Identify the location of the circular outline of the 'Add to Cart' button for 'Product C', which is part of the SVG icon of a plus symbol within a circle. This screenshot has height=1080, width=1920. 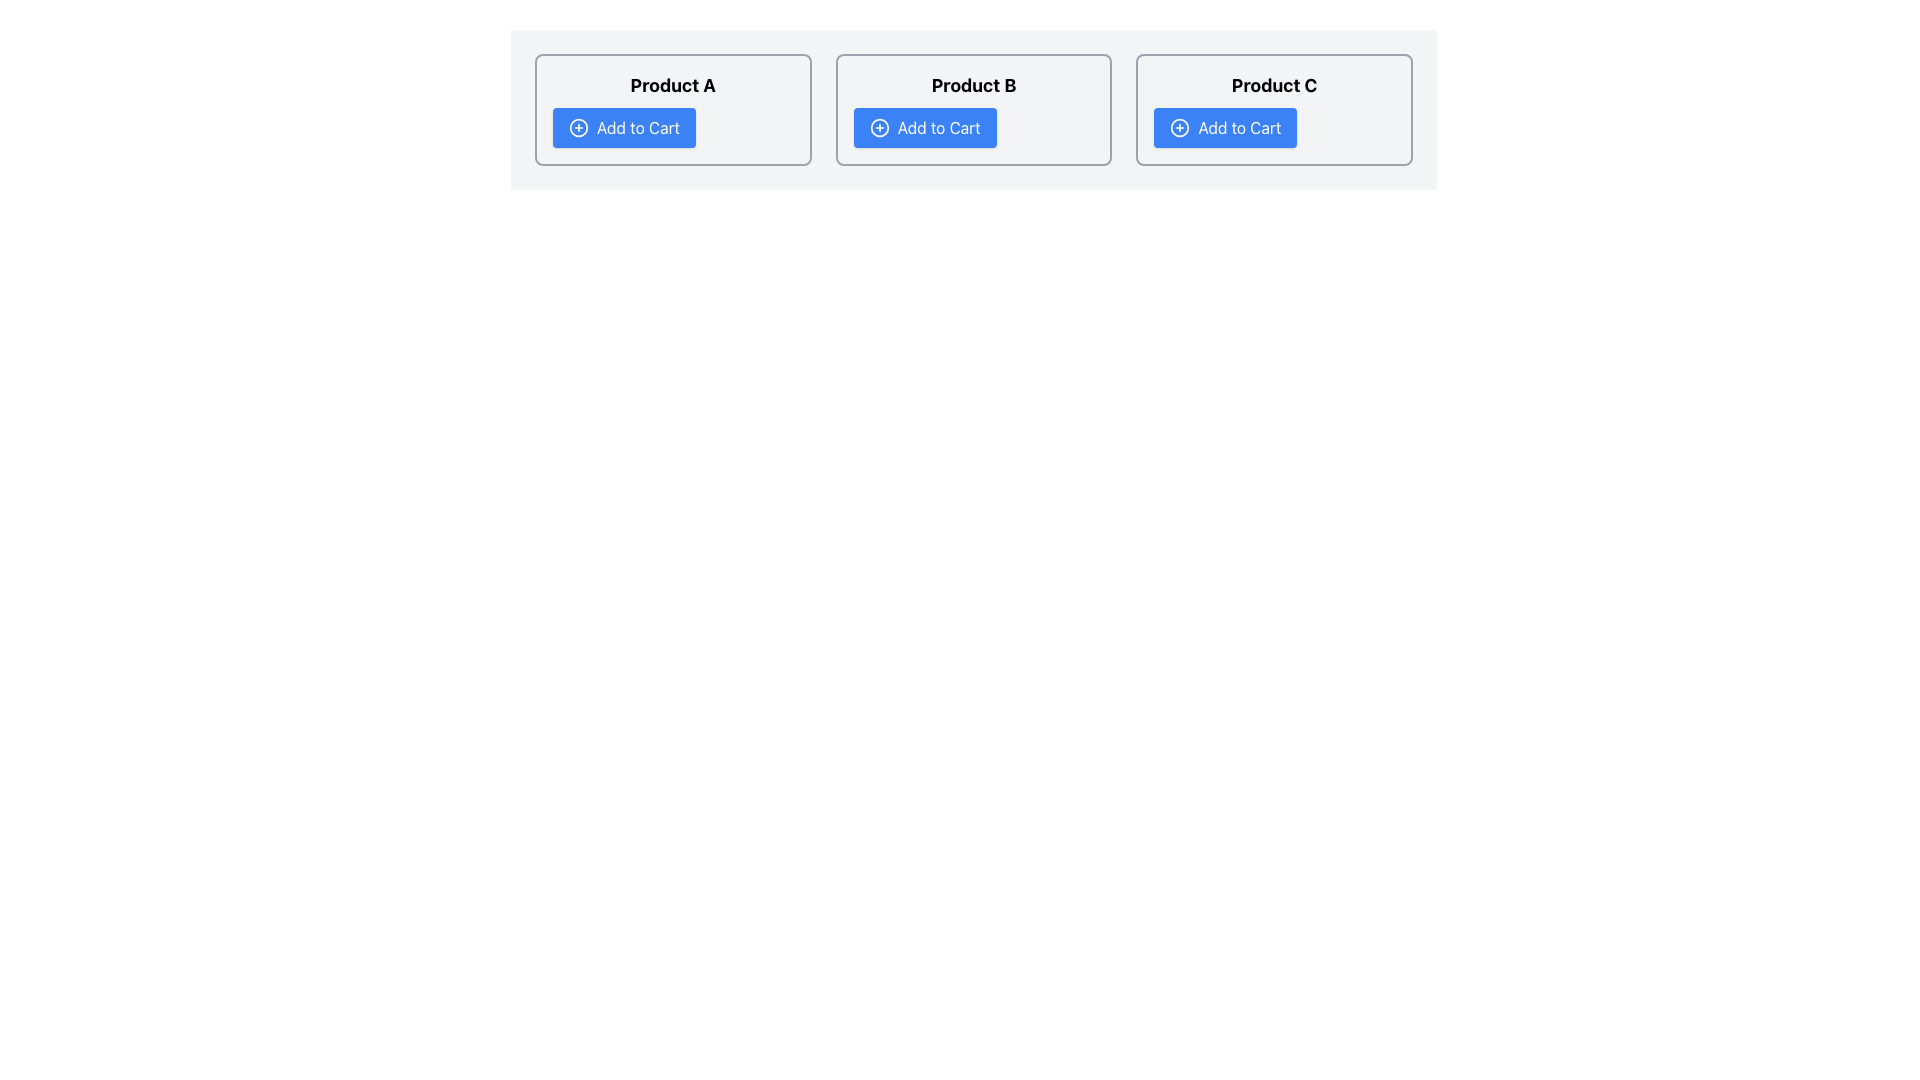
(1180, 127).